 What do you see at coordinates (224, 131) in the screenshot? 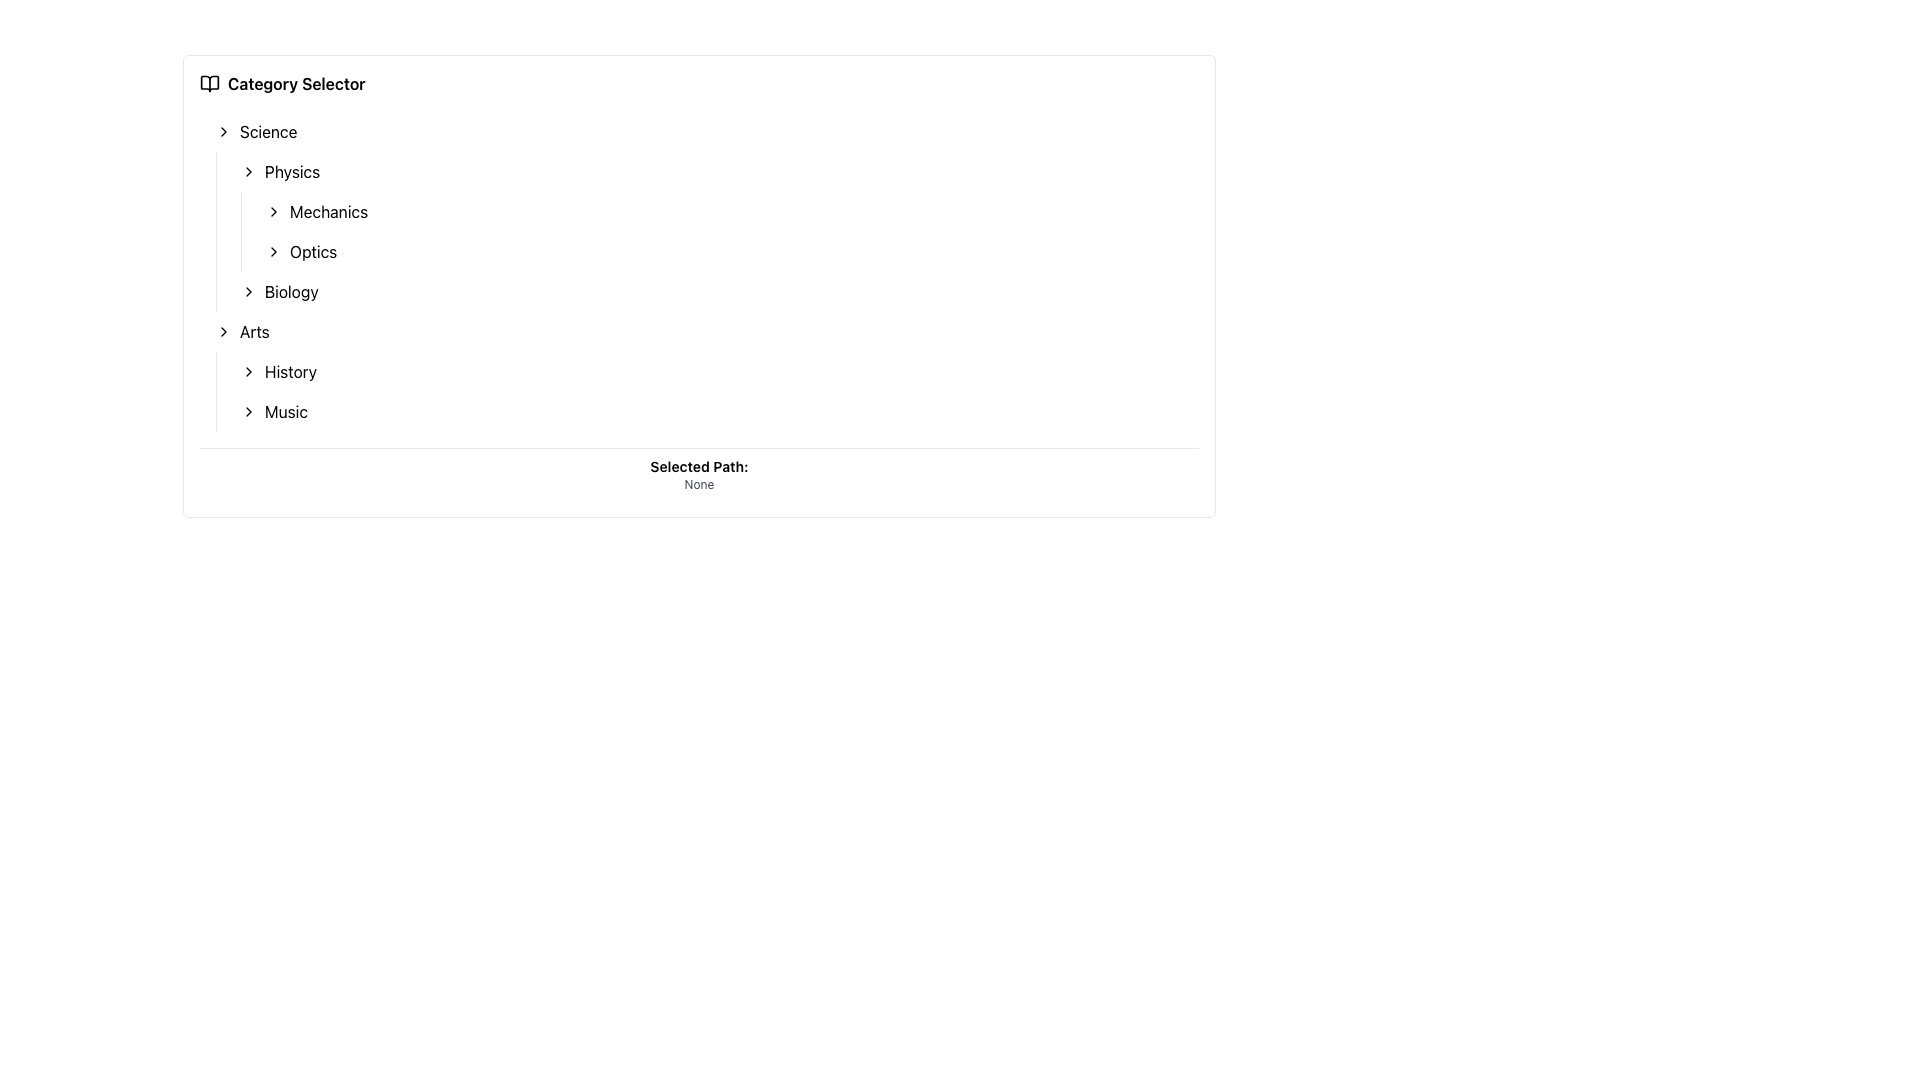
I see `the chevron-shaped icon located beside the text 'Science'` at bounding box center [224, 131].